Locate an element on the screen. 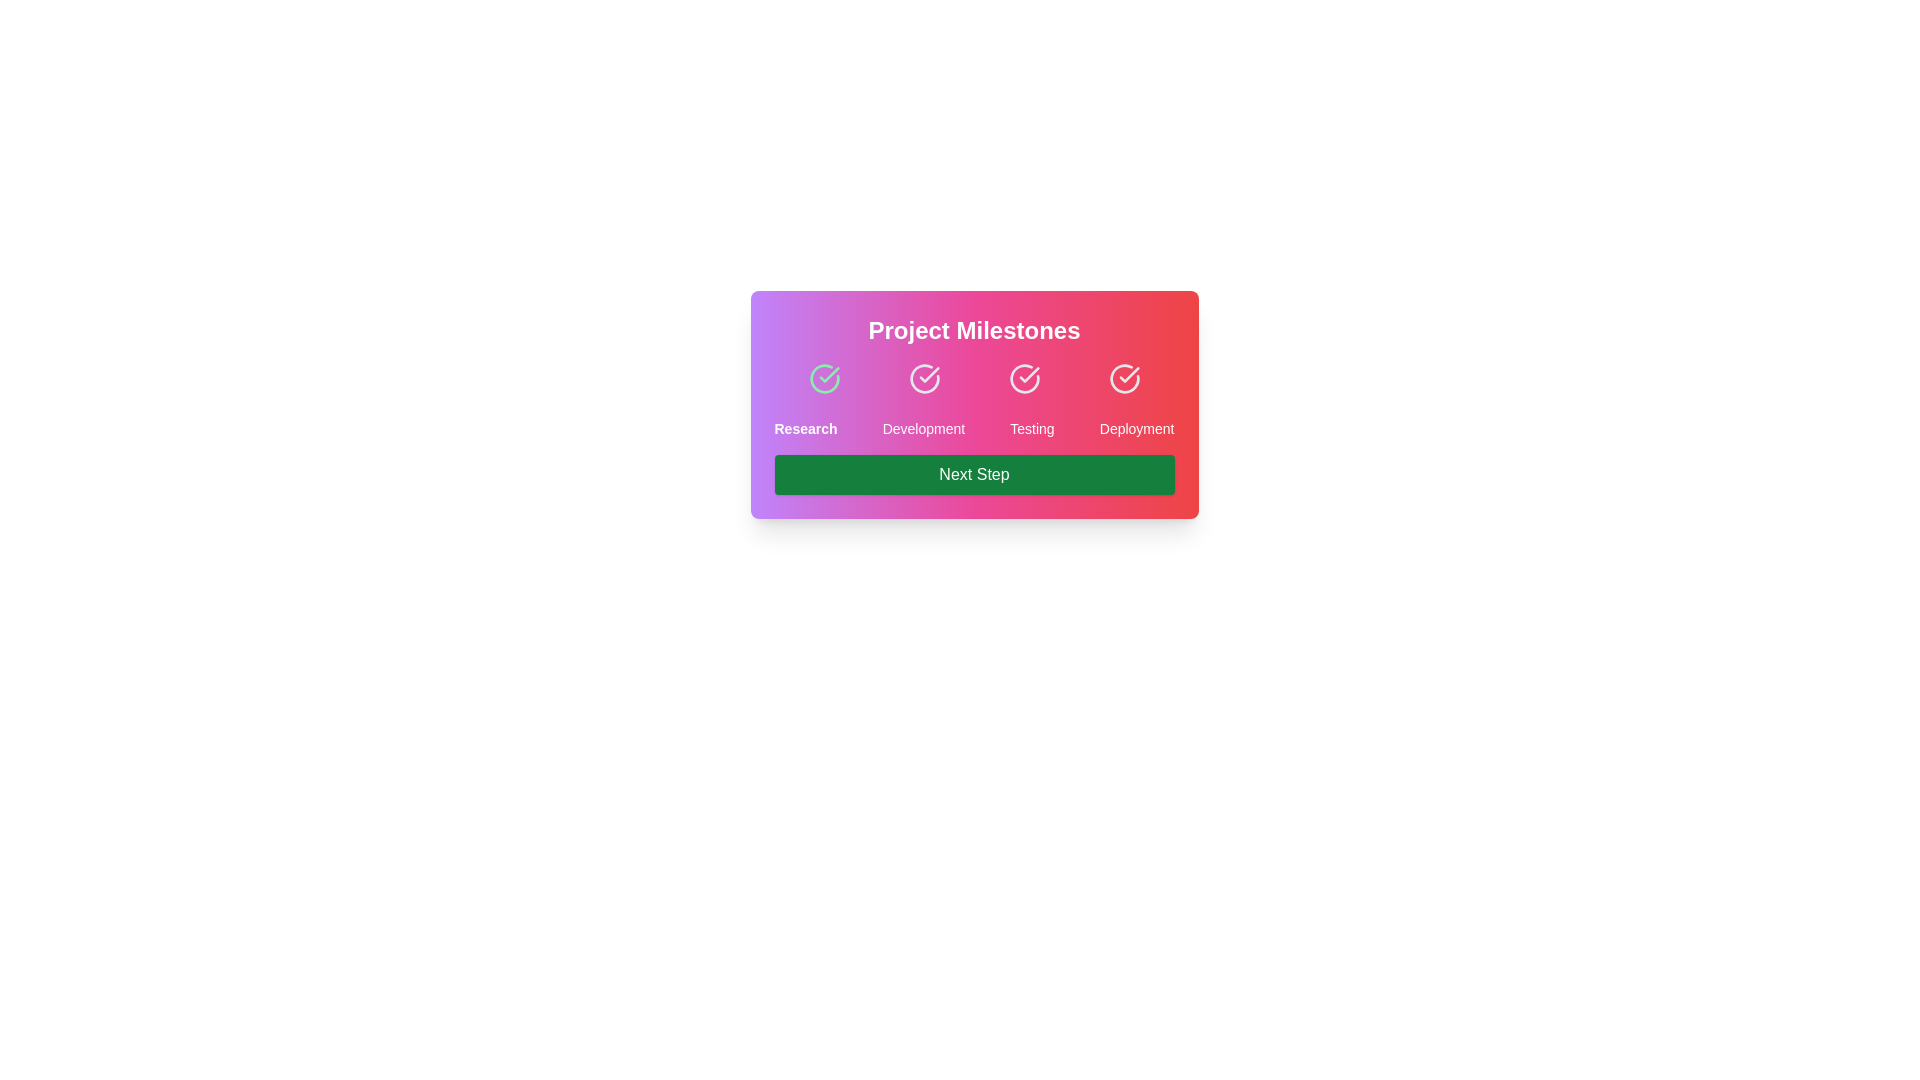  the 'Development' milestone icon, which is the second icon from the left in a row of four circular icons at the top center of the interface is located at coordinates (923, 378).